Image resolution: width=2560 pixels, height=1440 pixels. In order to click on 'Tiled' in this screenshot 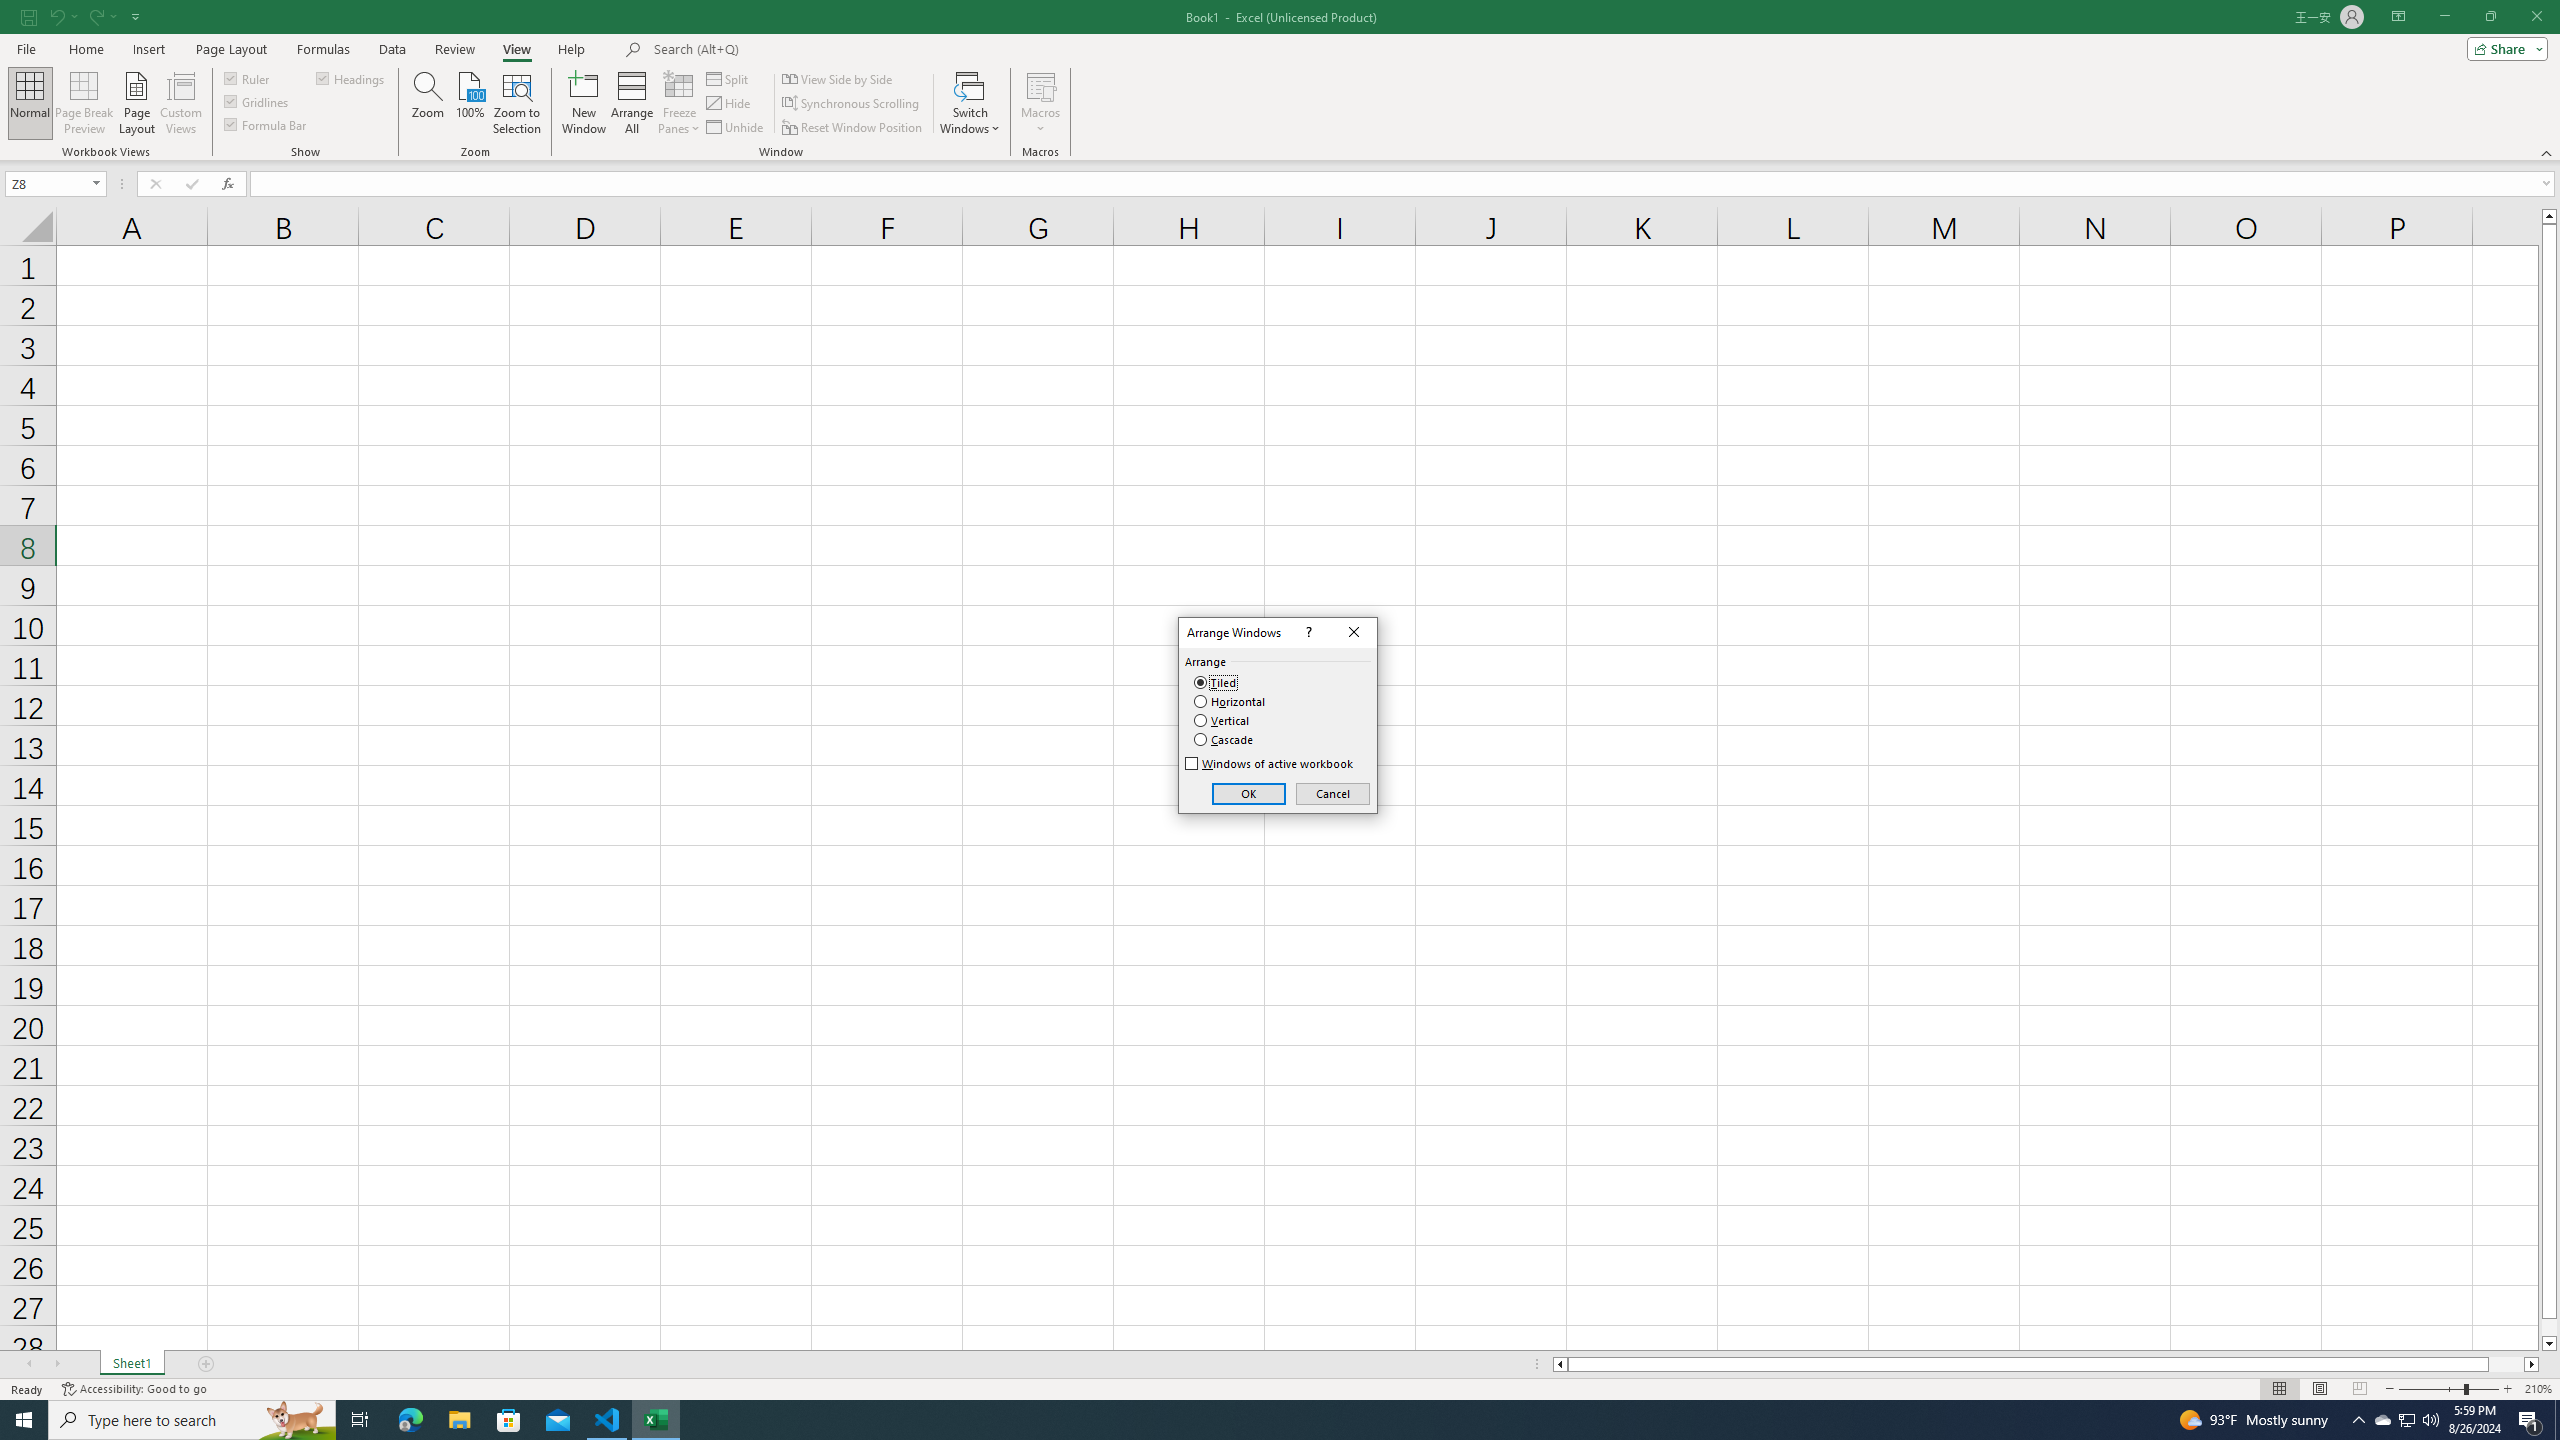, I will do `click(1215, 682)`.